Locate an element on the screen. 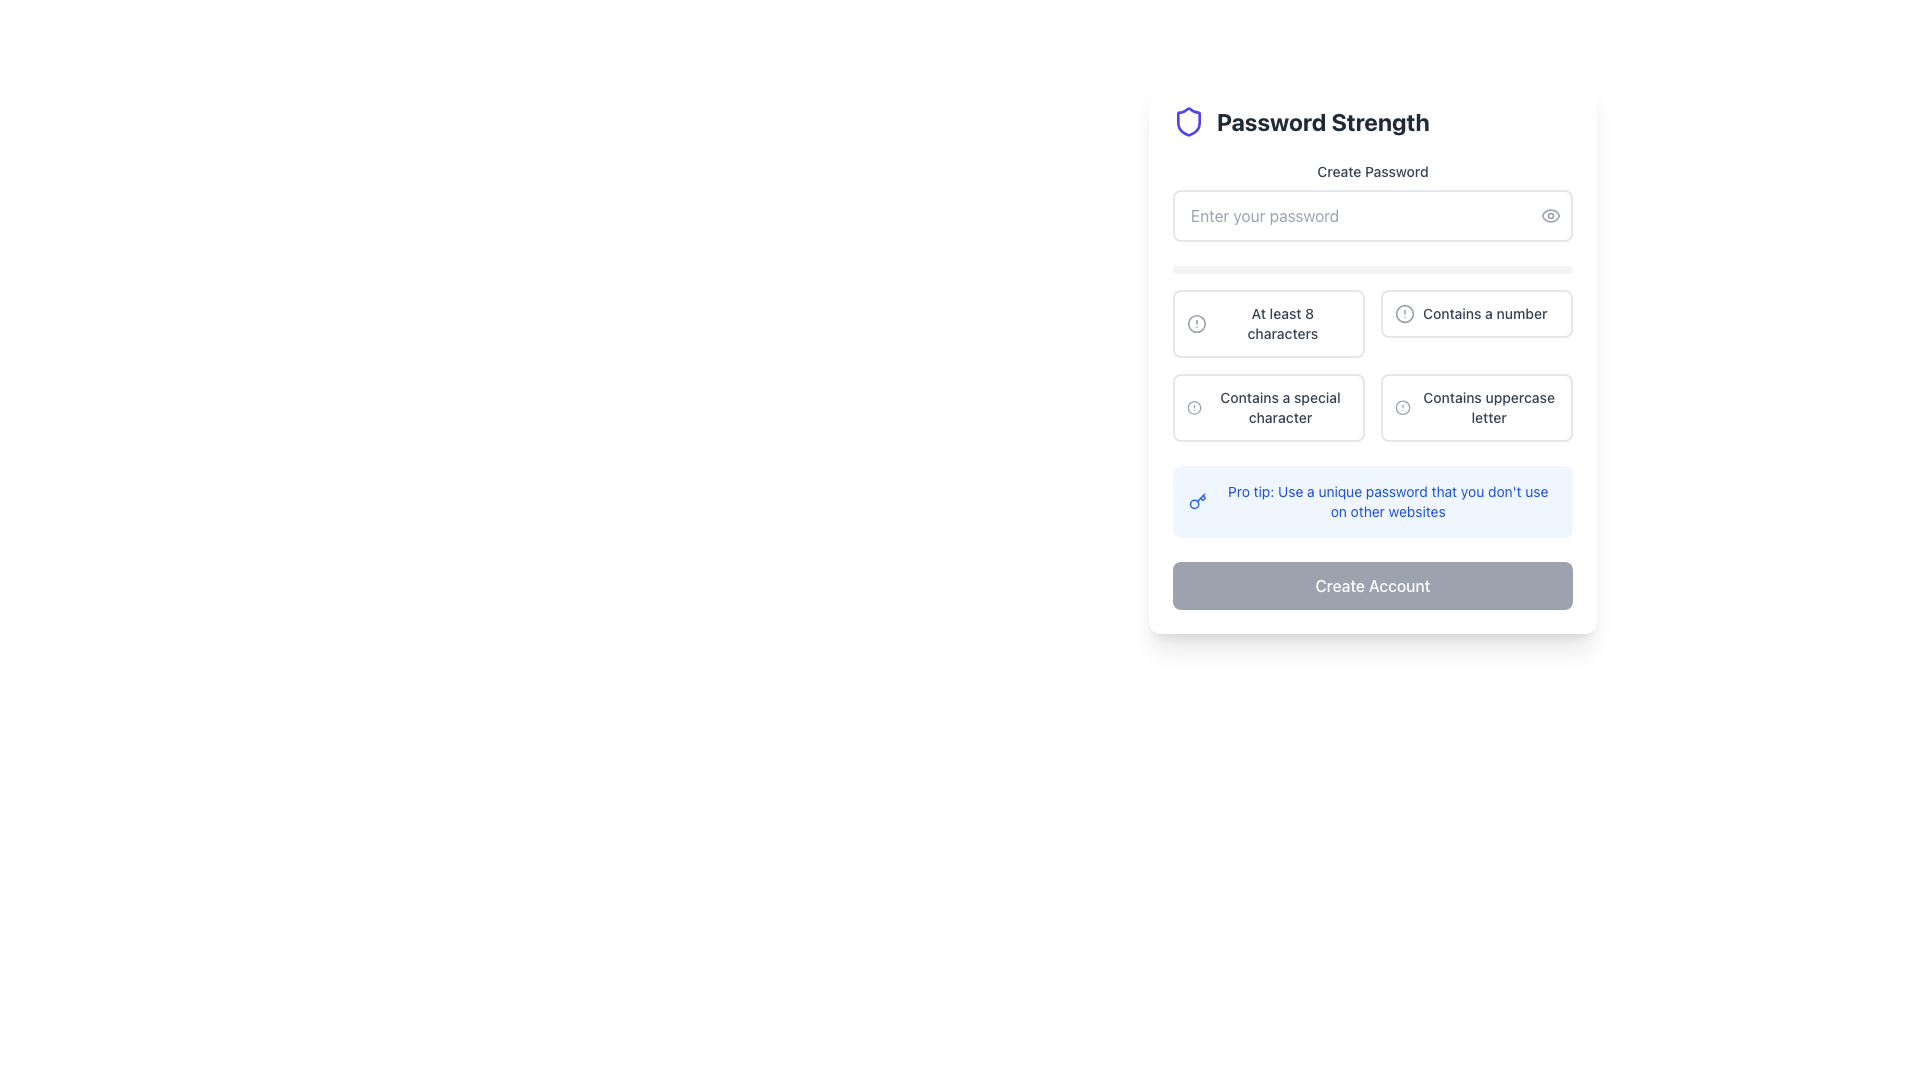  the blue key icon located within the blue-filled tooltip box that provides a pro tip message about password uniqueness is located at coordinates (1198, 500).